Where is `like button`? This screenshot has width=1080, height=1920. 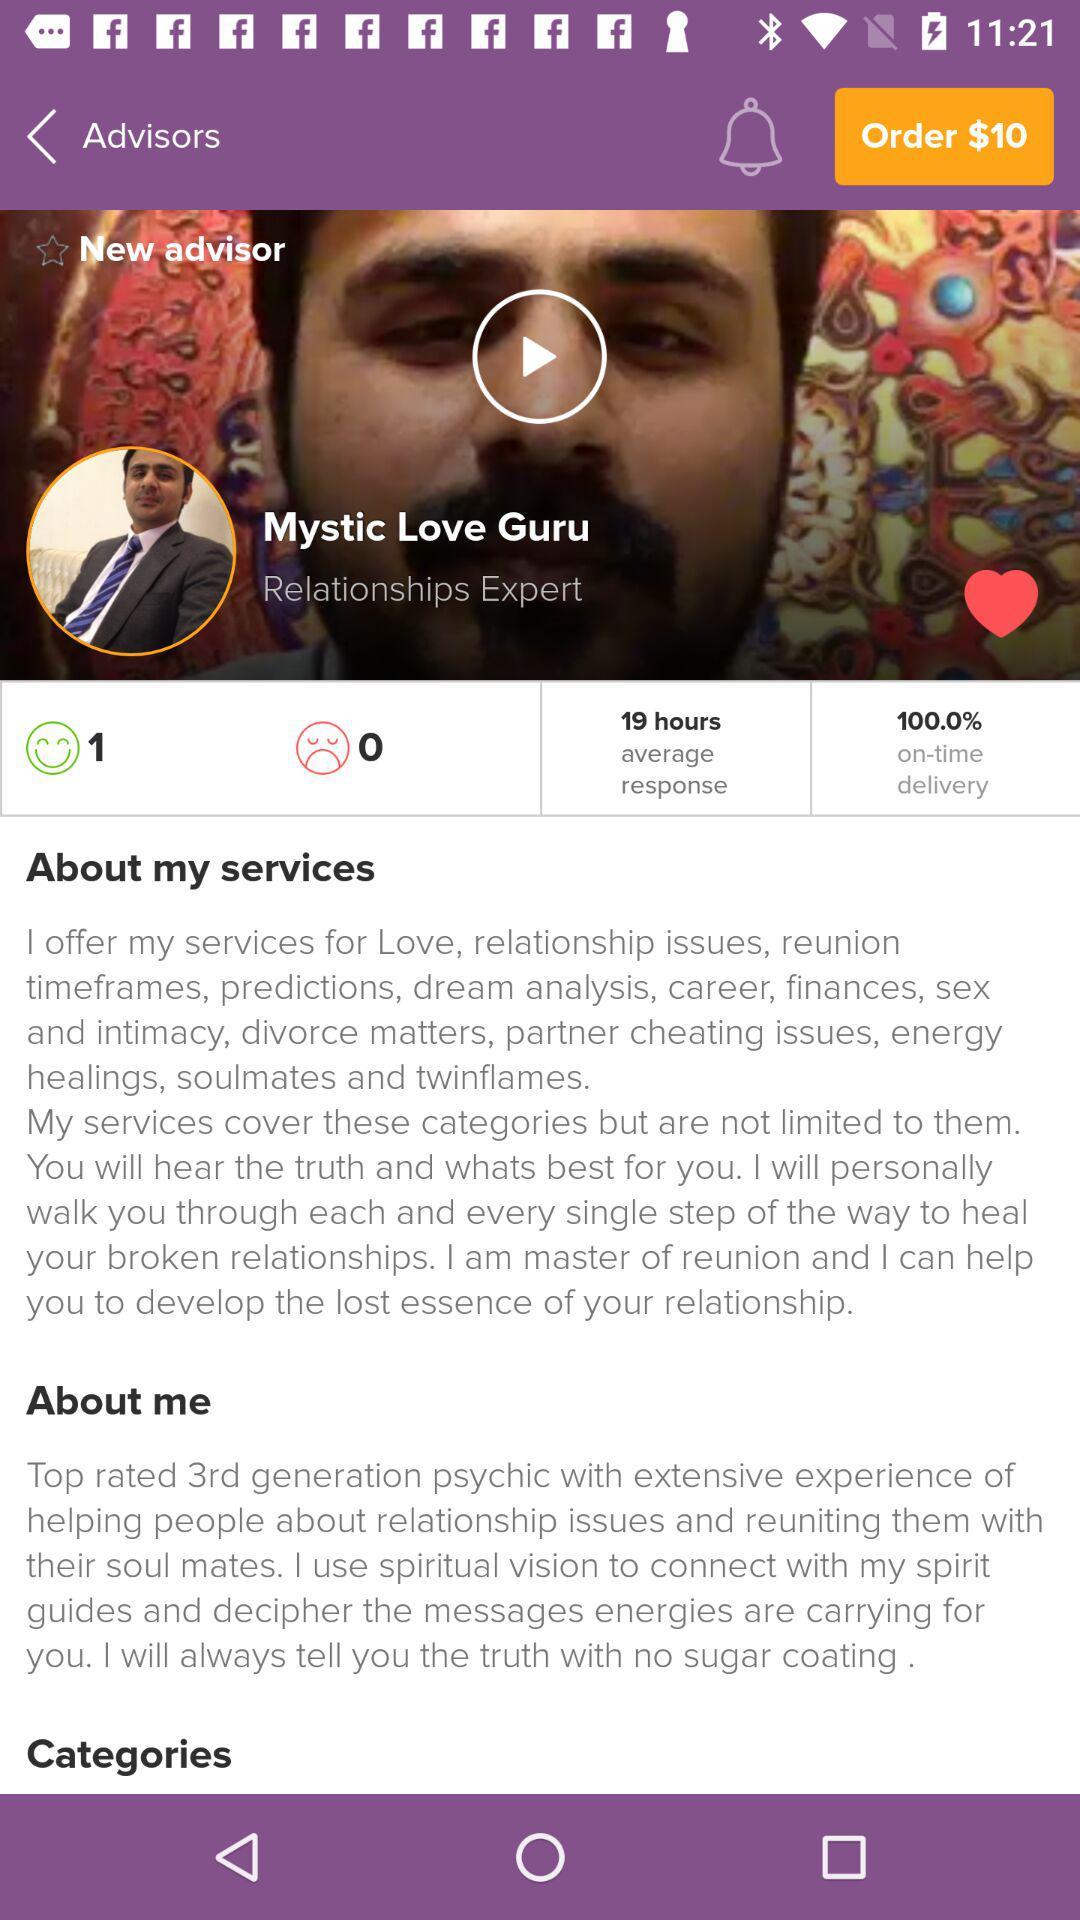
like button is located at coordinates (1001, 602).